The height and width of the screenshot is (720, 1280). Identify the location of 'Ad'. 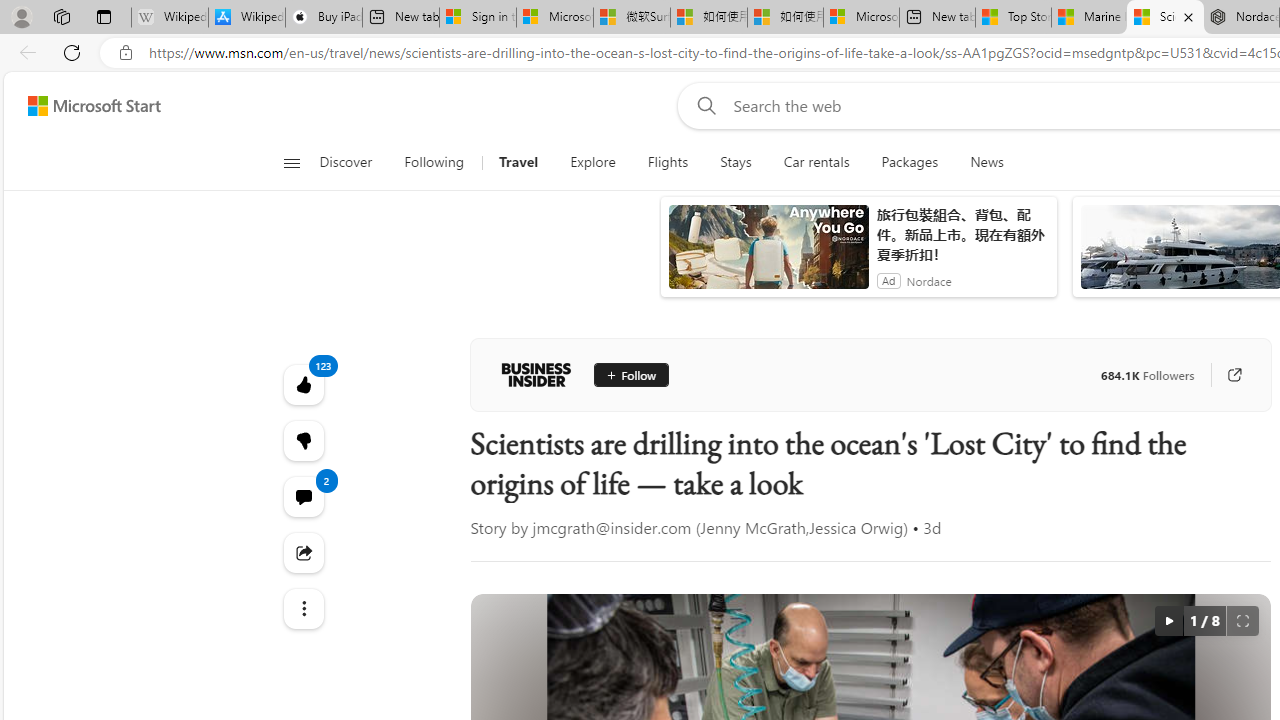
(887, 280).